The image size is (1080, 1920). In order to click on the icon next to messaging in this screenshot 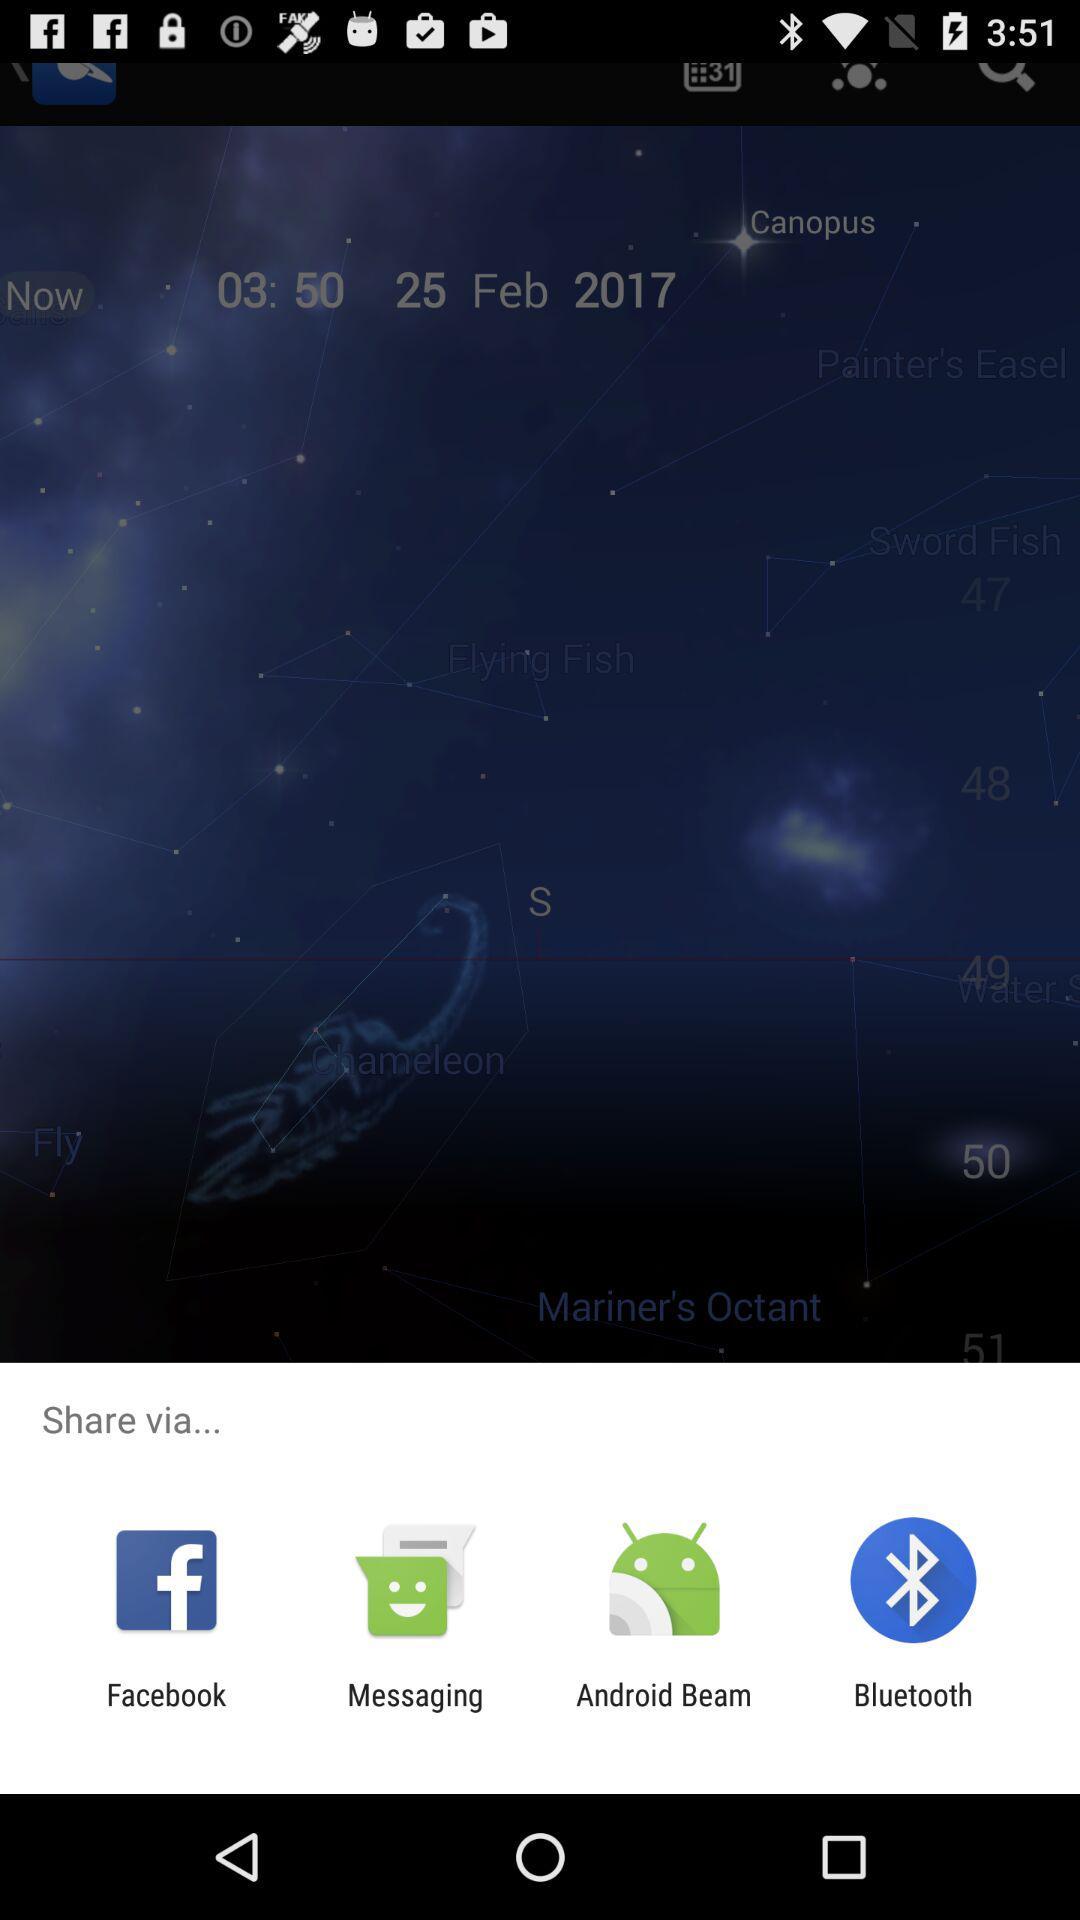, I will do `click(165, 1711)`.